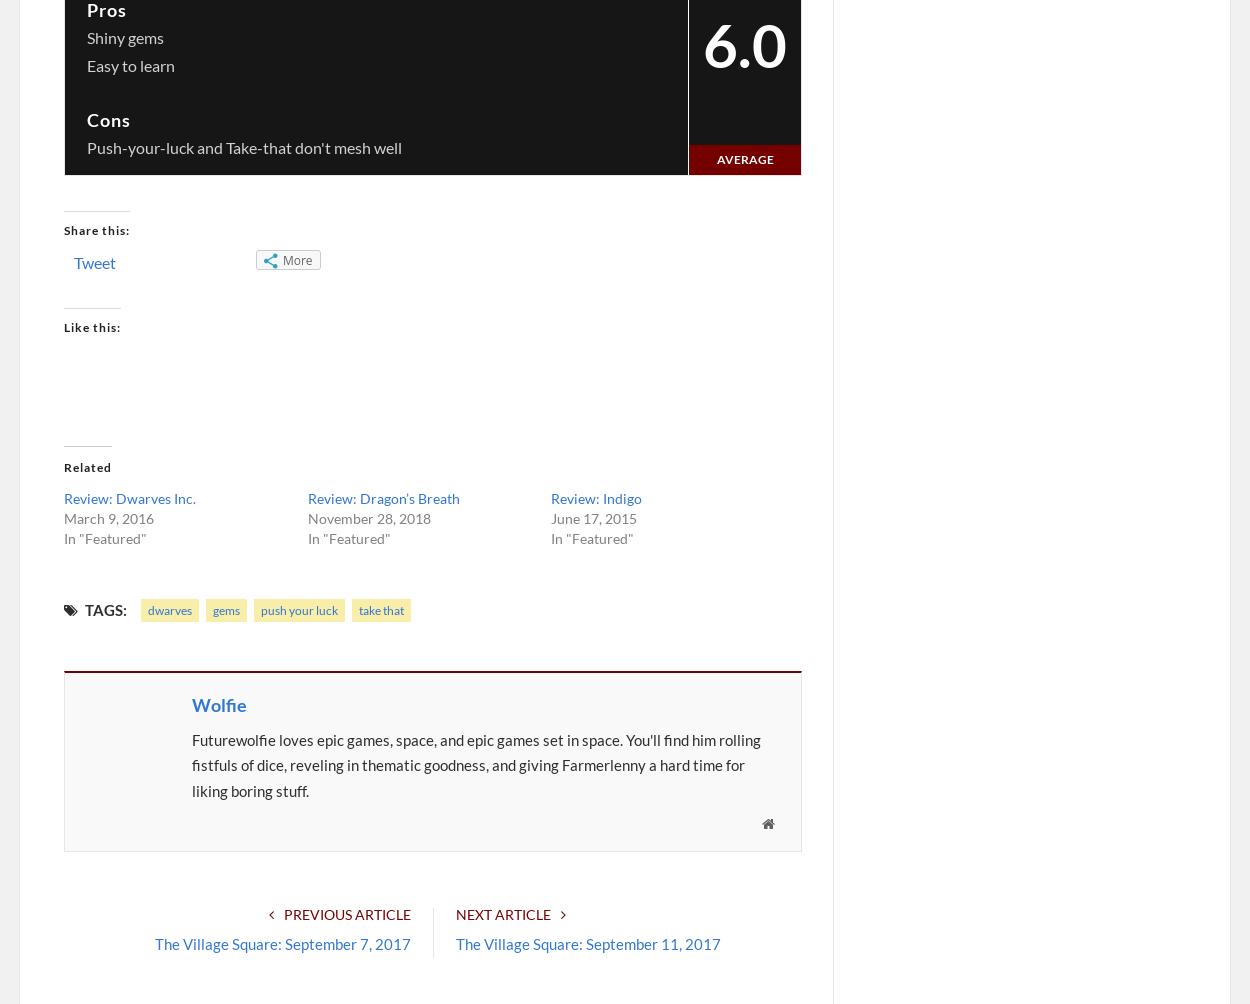  What do you see at coordinates (505, 913) in the screenshot?
I see `'Next Article'` at bounding box center [505, 913].